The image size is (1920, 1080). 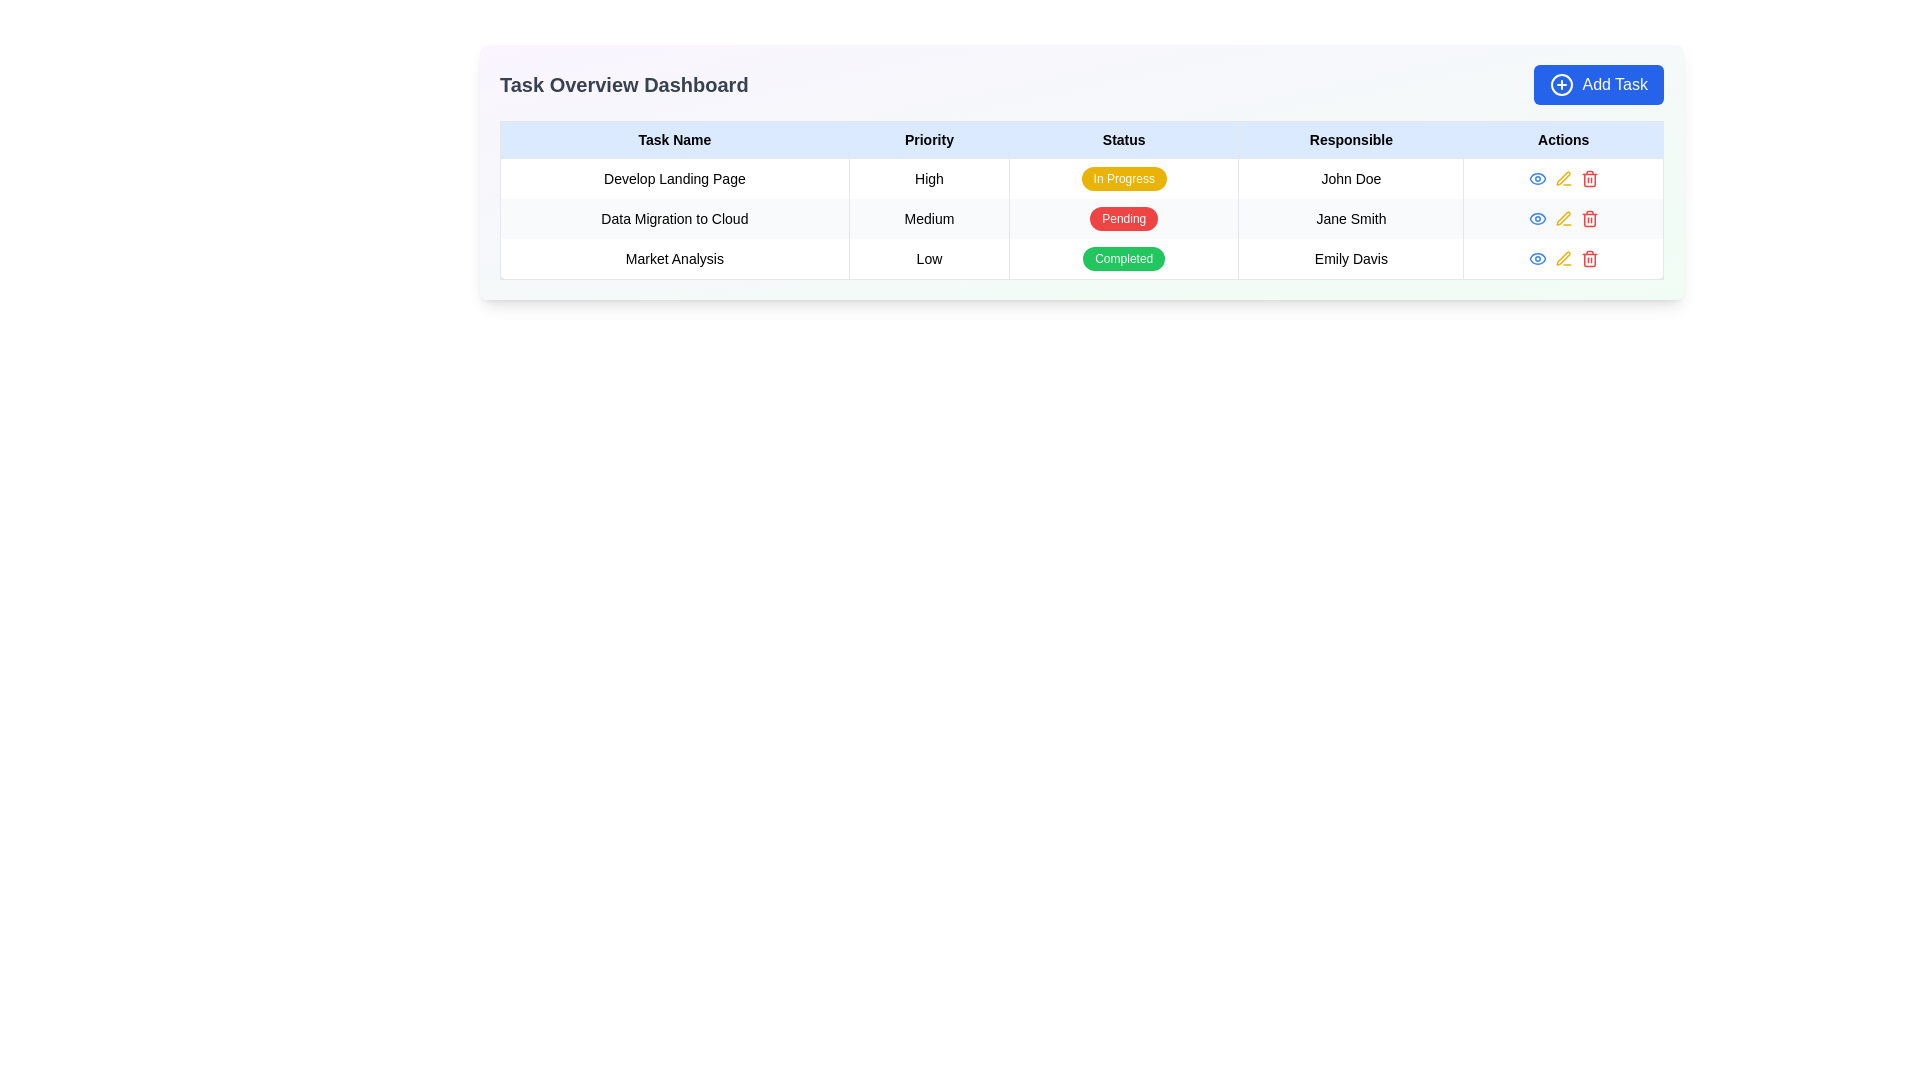 What do you see at coordinates (1562, 138) in the screenshot?
I see `the table header cell containing the text 'Actions' in bold black font on a light blue background, which is the last column in the header row of the table` at bounding box center [1562, 138].